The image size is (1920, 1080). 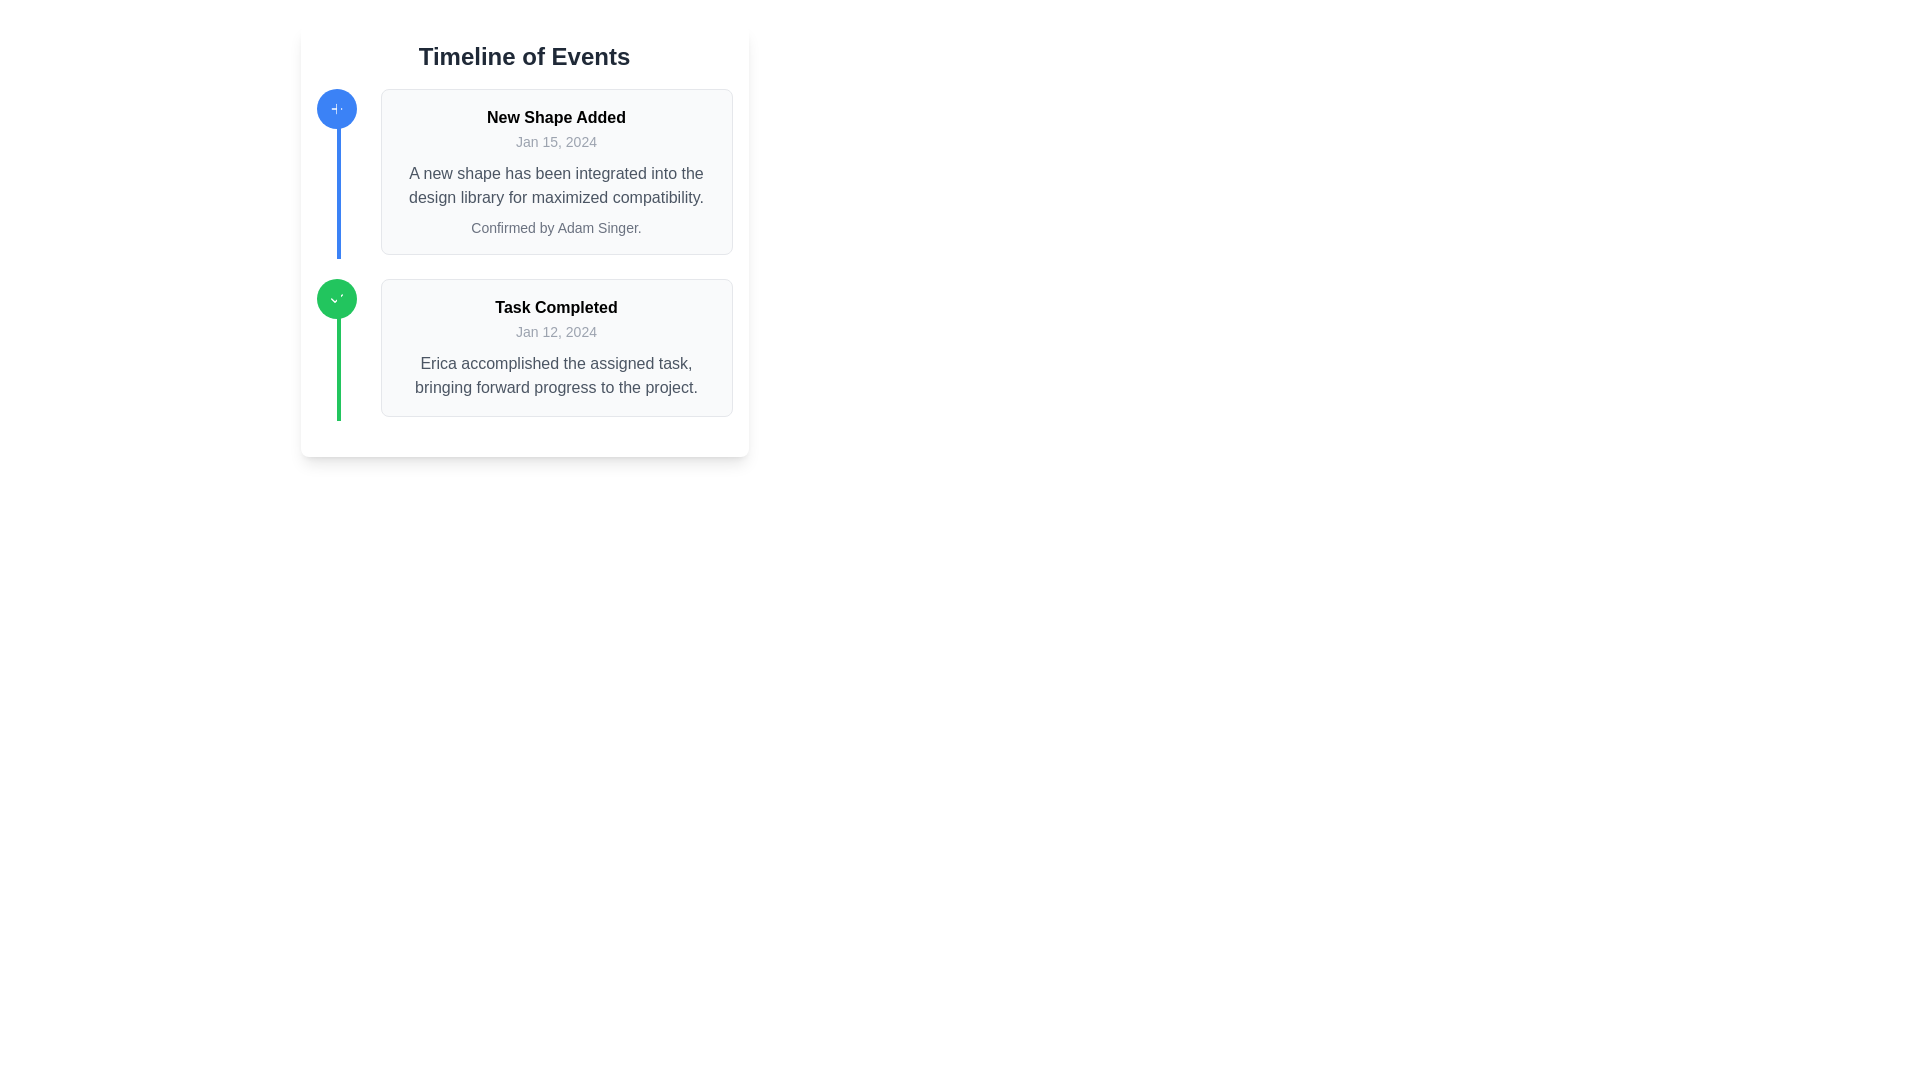 What do you see at coordinates (556, 171) in the screenshot?
I see `the top informational card in the 'Timeline of Events' section, which displays the header 'New Shape Added' and is styled with a light gray background and rounded corners` at bounding box center [556, 171].